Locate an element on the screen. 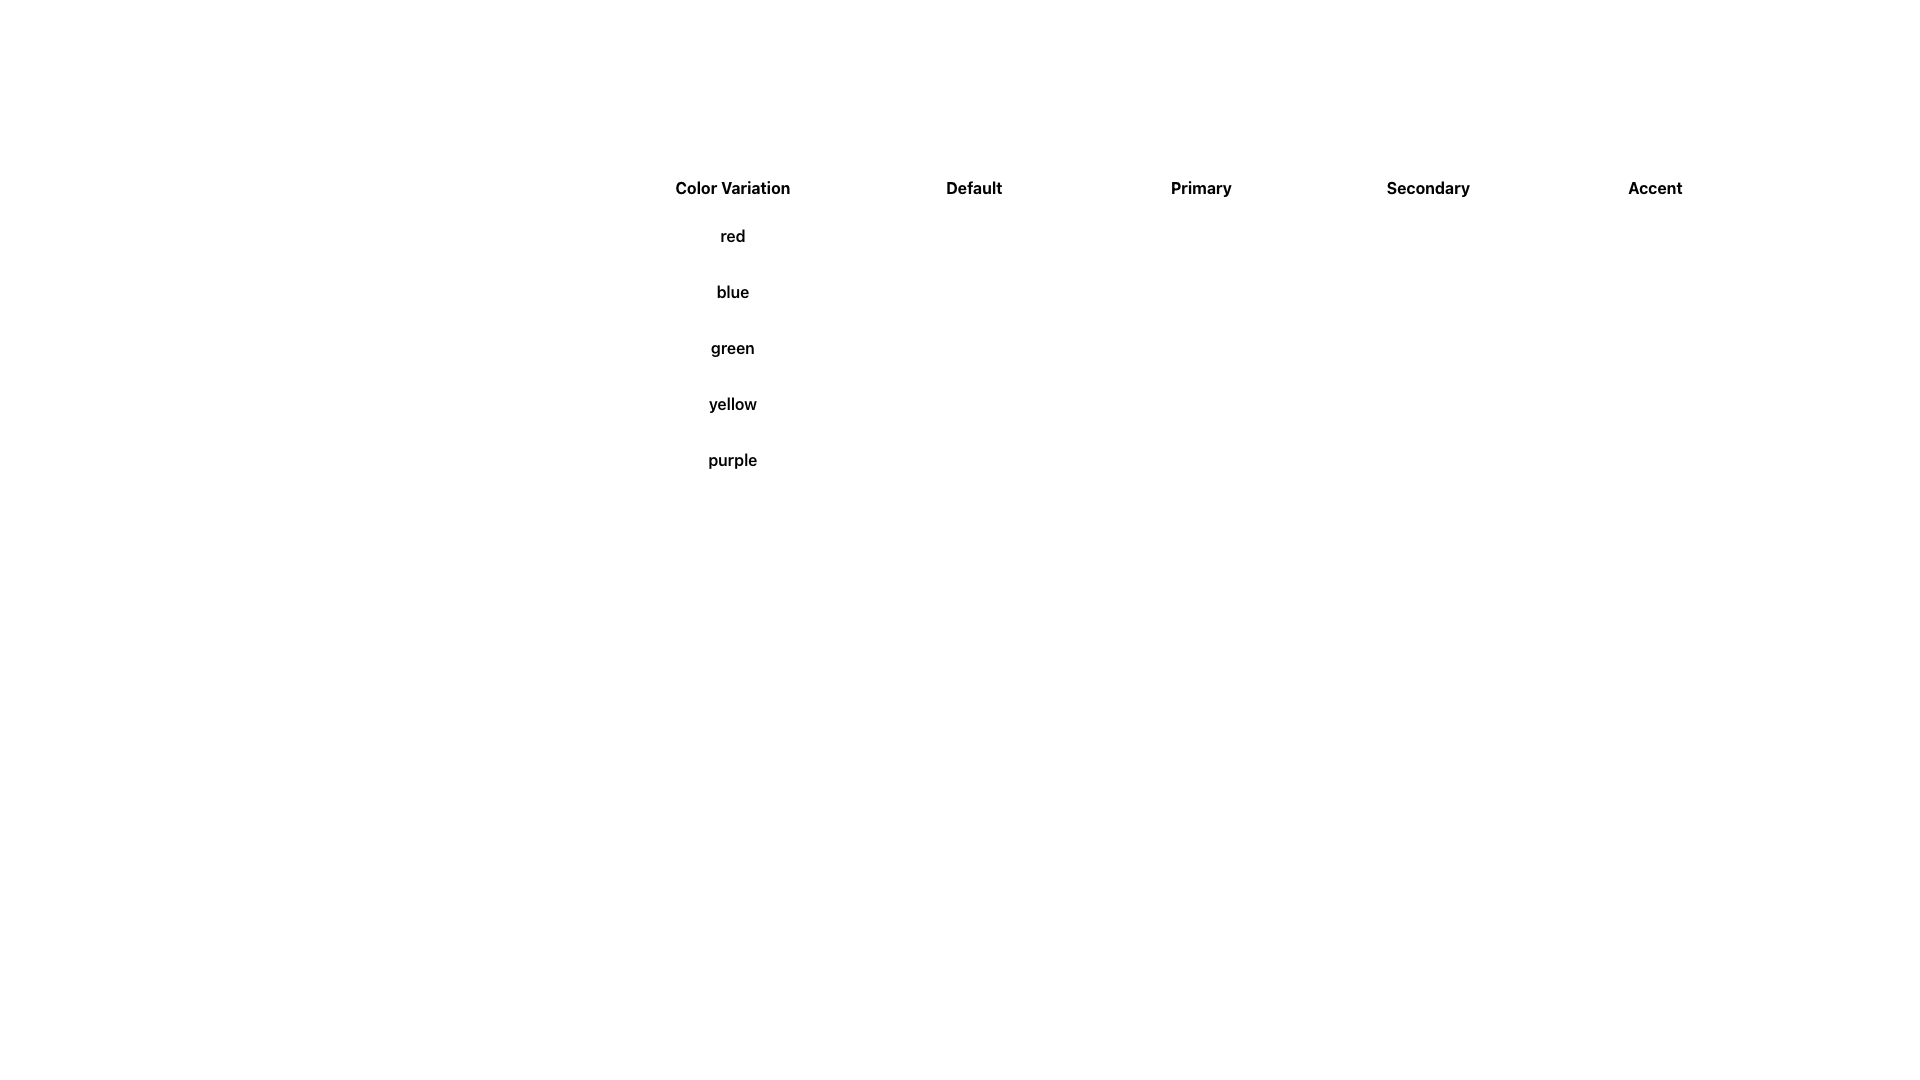 The image size is (1920, 1080). the 'Default Purple' button located in the 'Color Variation' column under the 'Default' section is located at coordinates (974, 459).